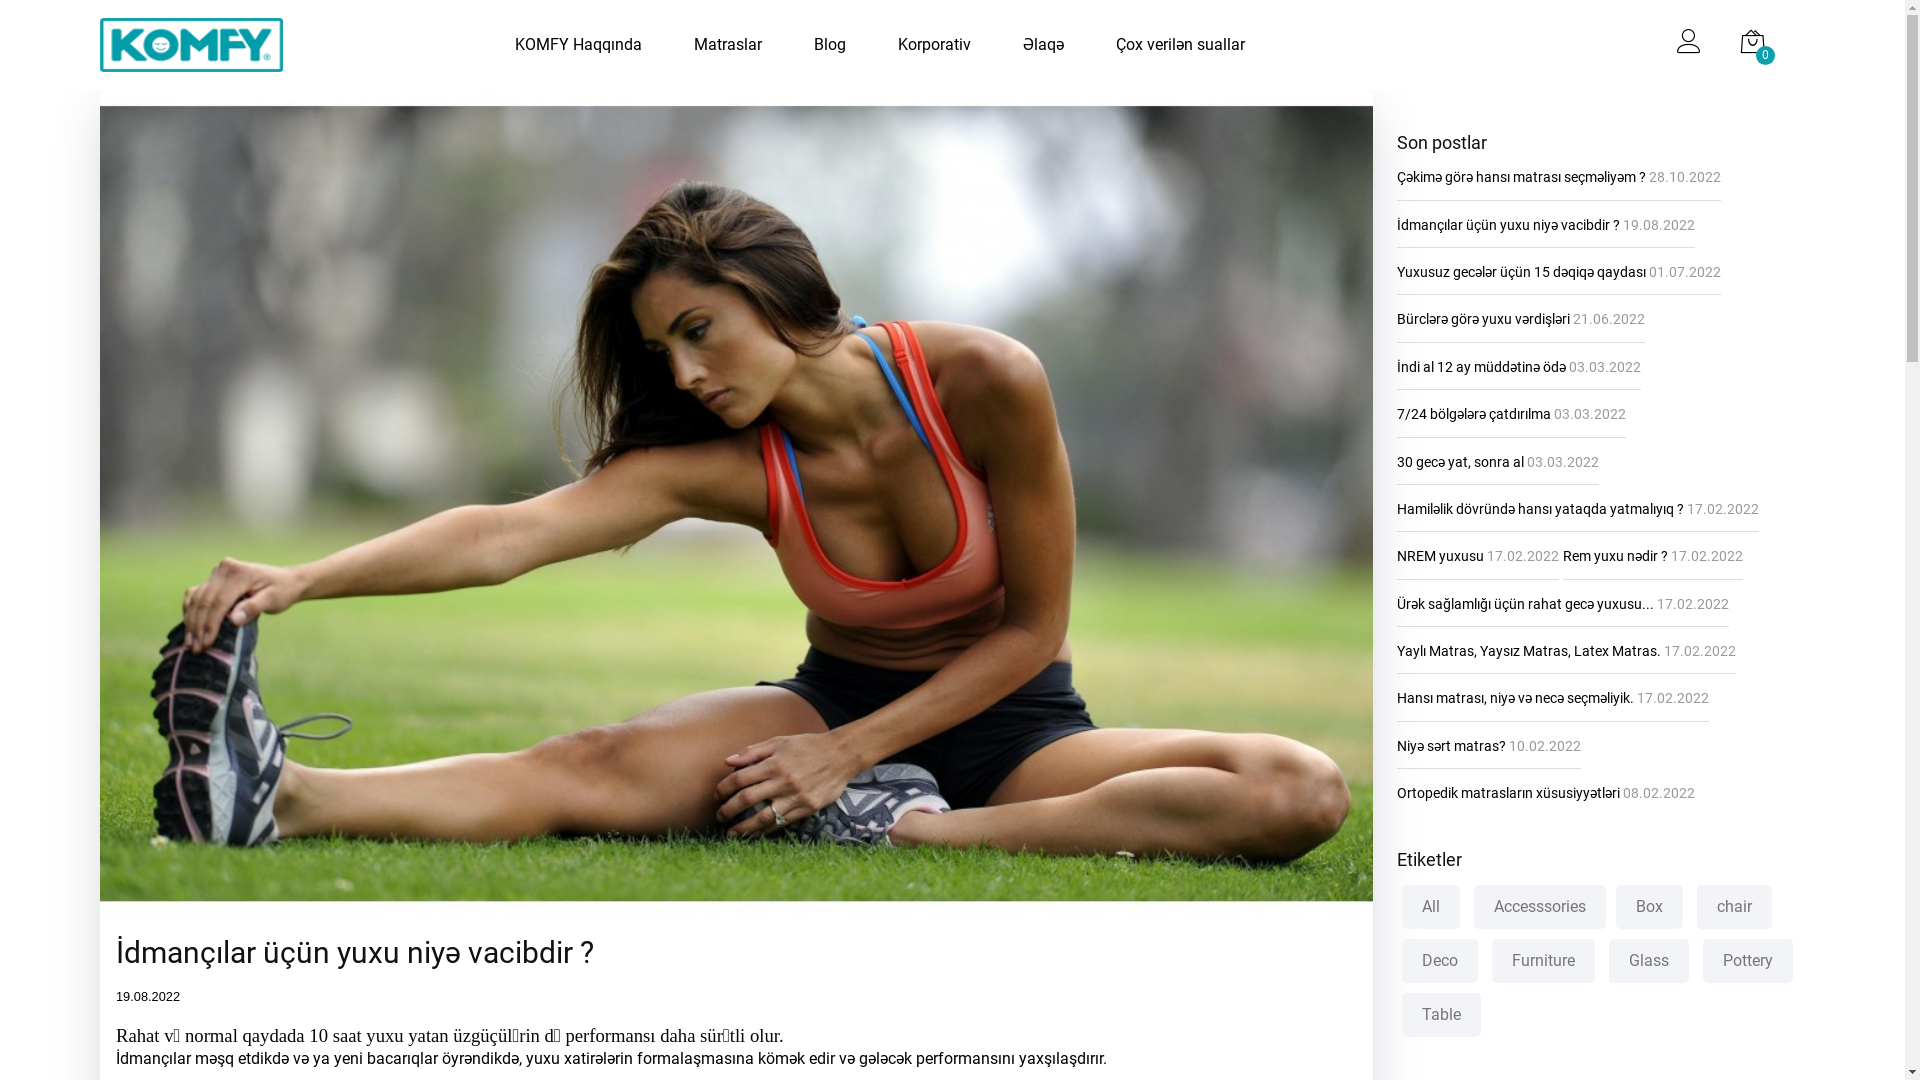  I want to click on 'Korporativ', so click(933, 45).